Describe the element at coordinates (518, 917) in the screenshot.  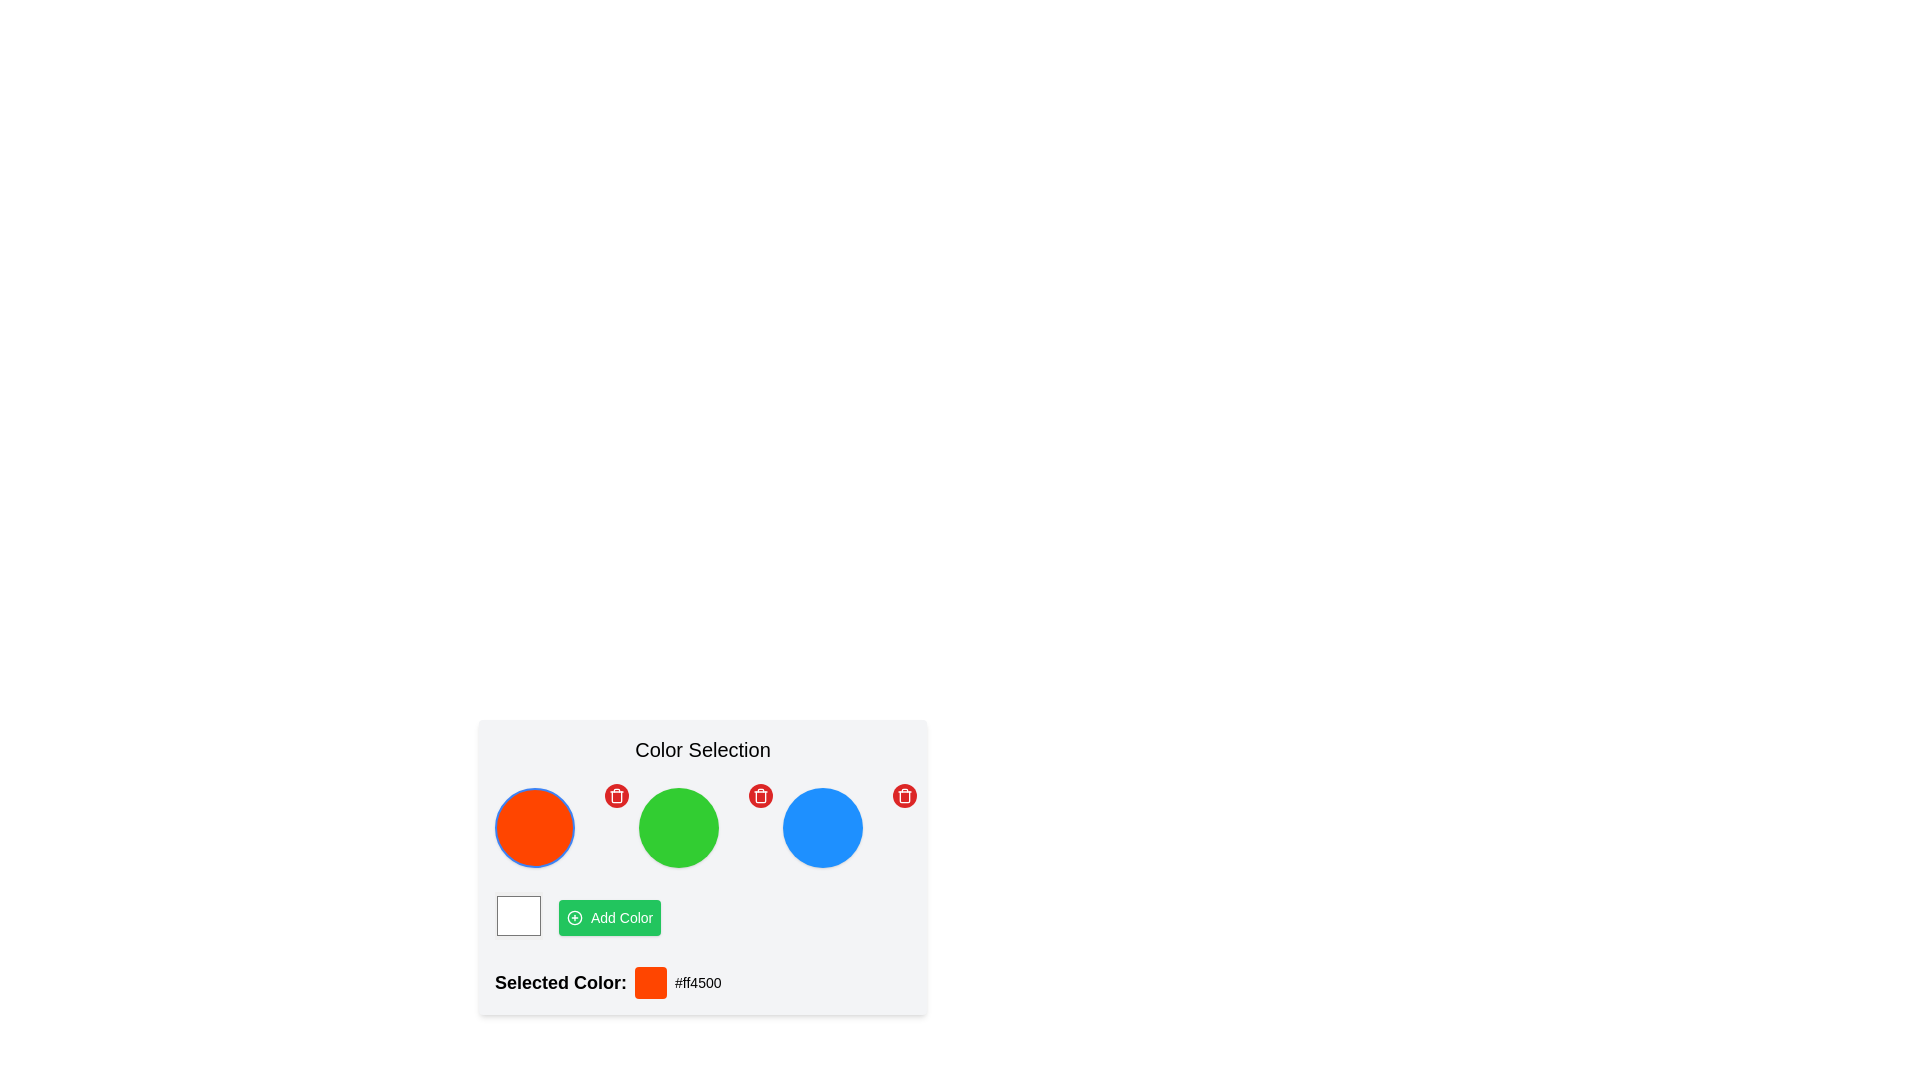
I see `the leftmost color selector in the lower row of the color selection panel` at that location.